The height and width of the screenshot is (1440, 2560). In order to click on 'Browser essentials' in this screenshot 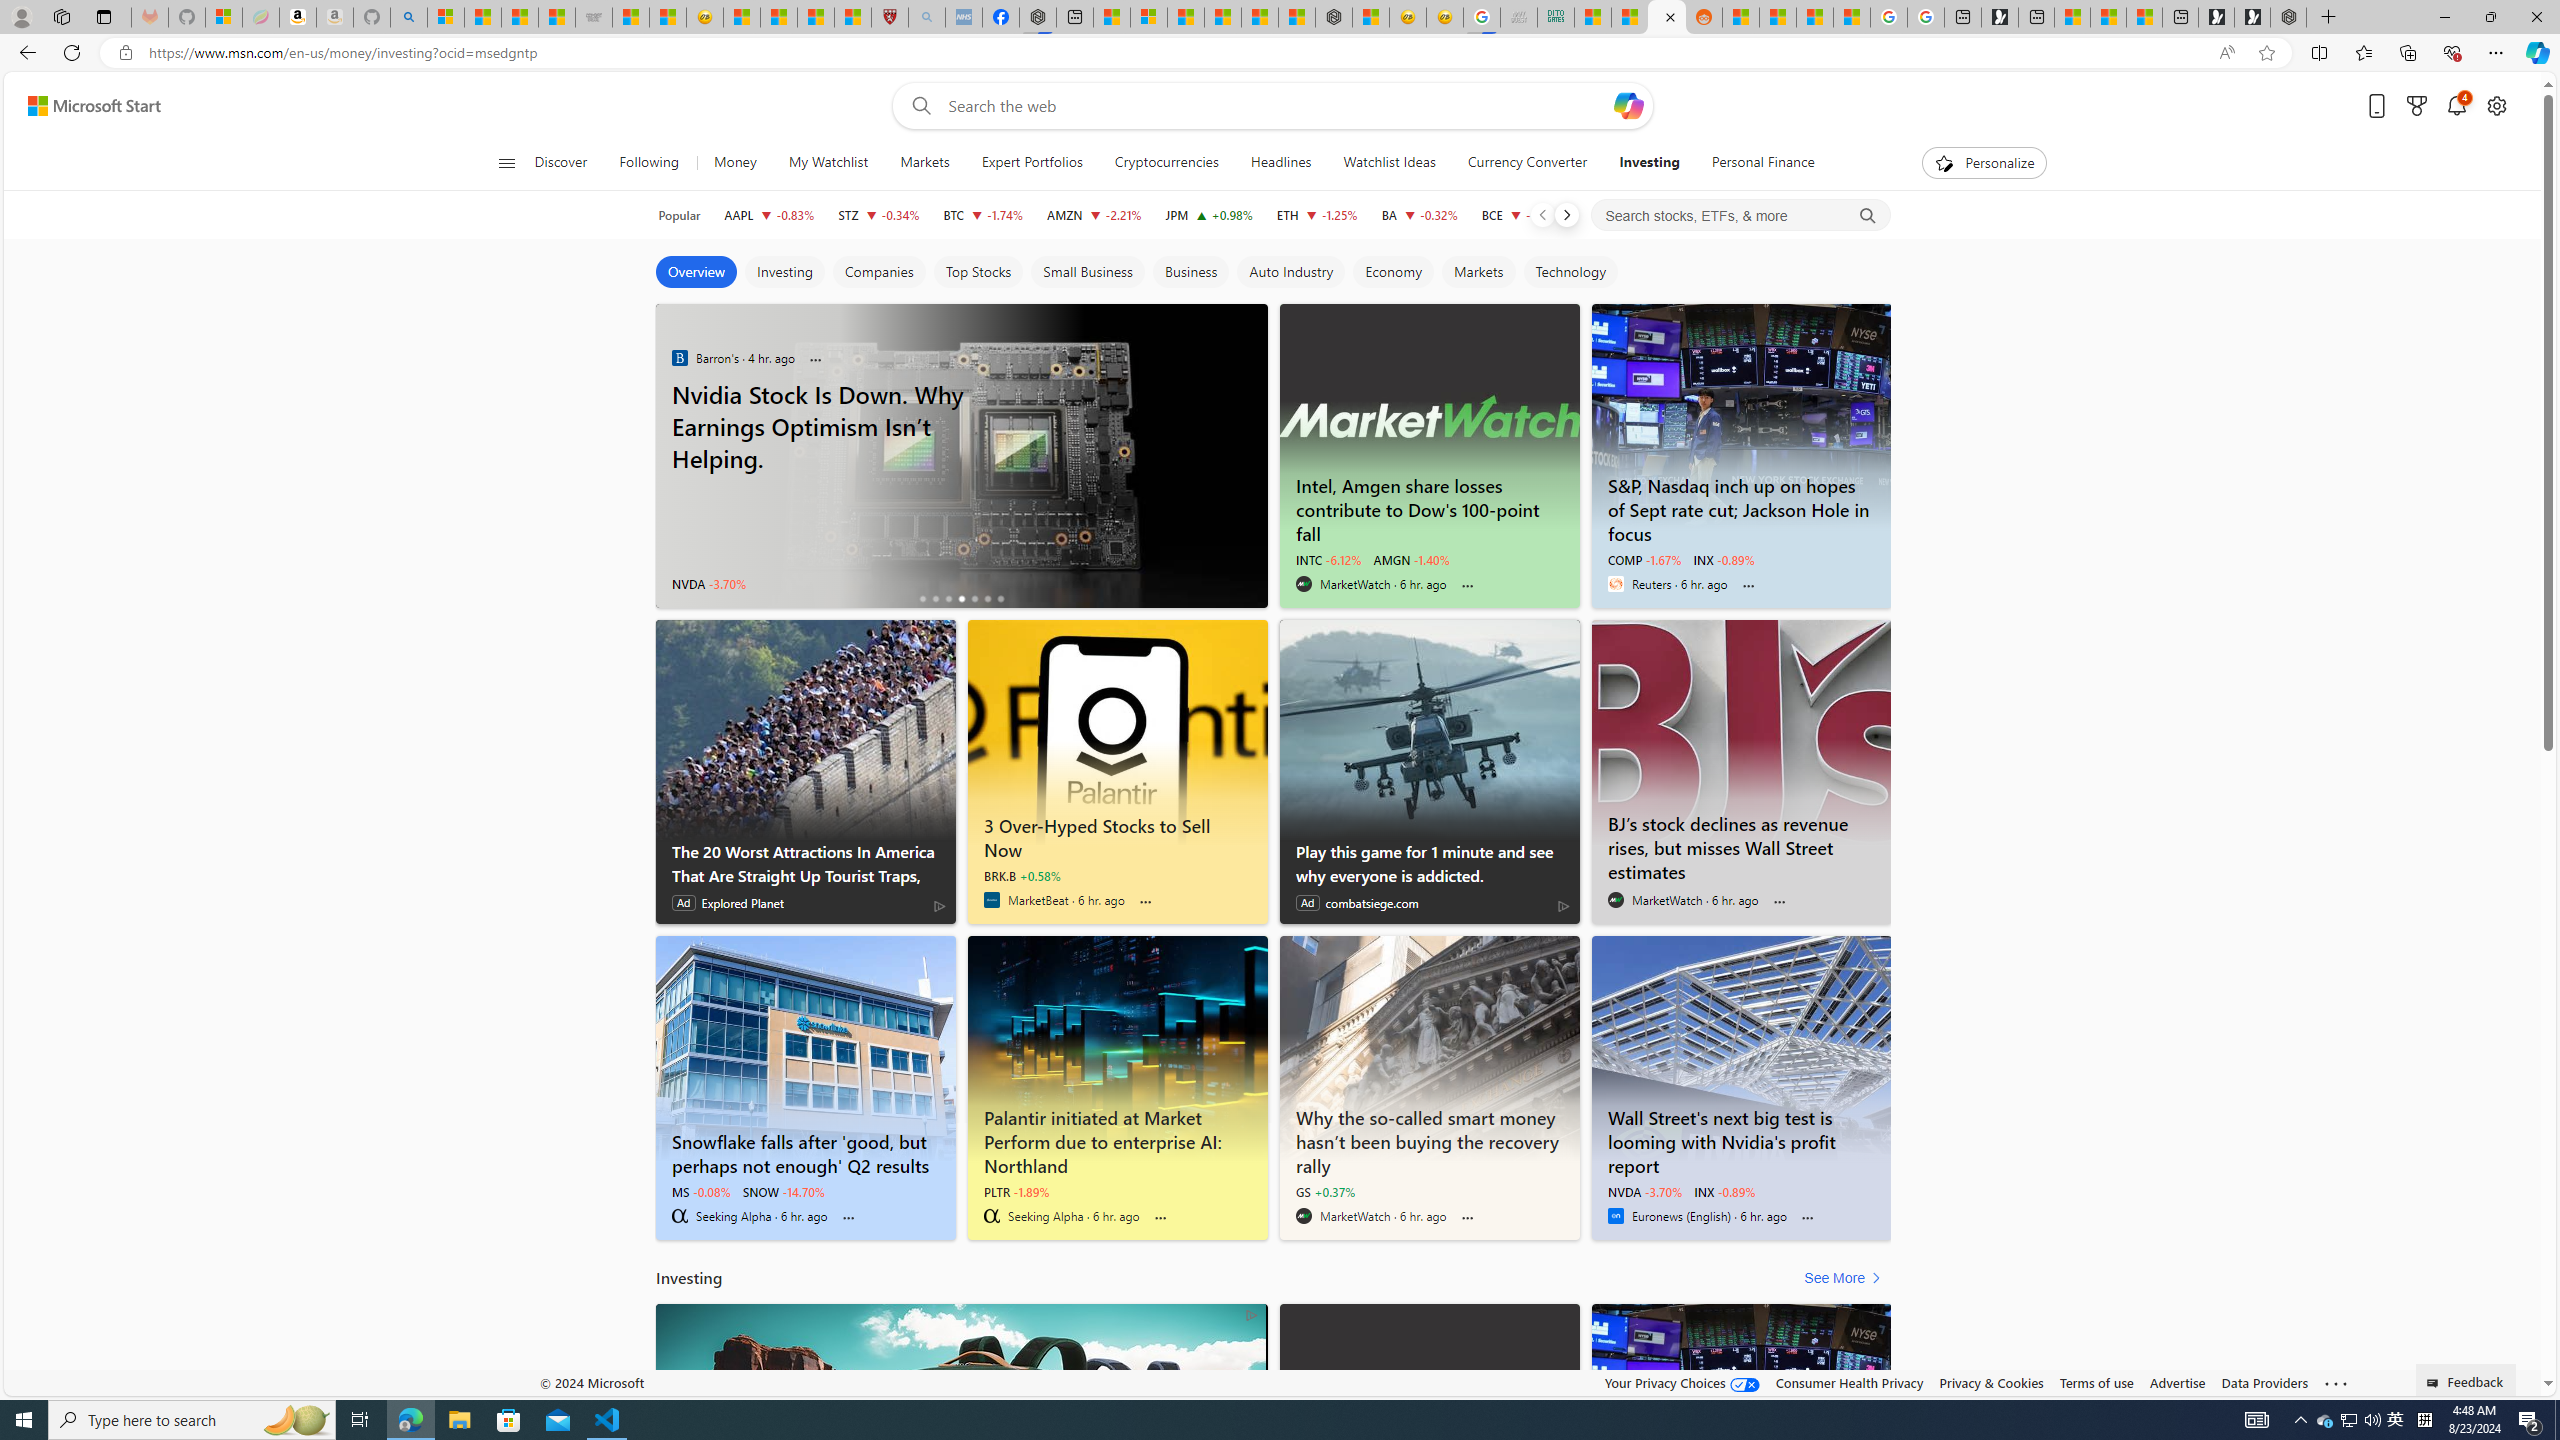, I will do `click(2451, 51)`.